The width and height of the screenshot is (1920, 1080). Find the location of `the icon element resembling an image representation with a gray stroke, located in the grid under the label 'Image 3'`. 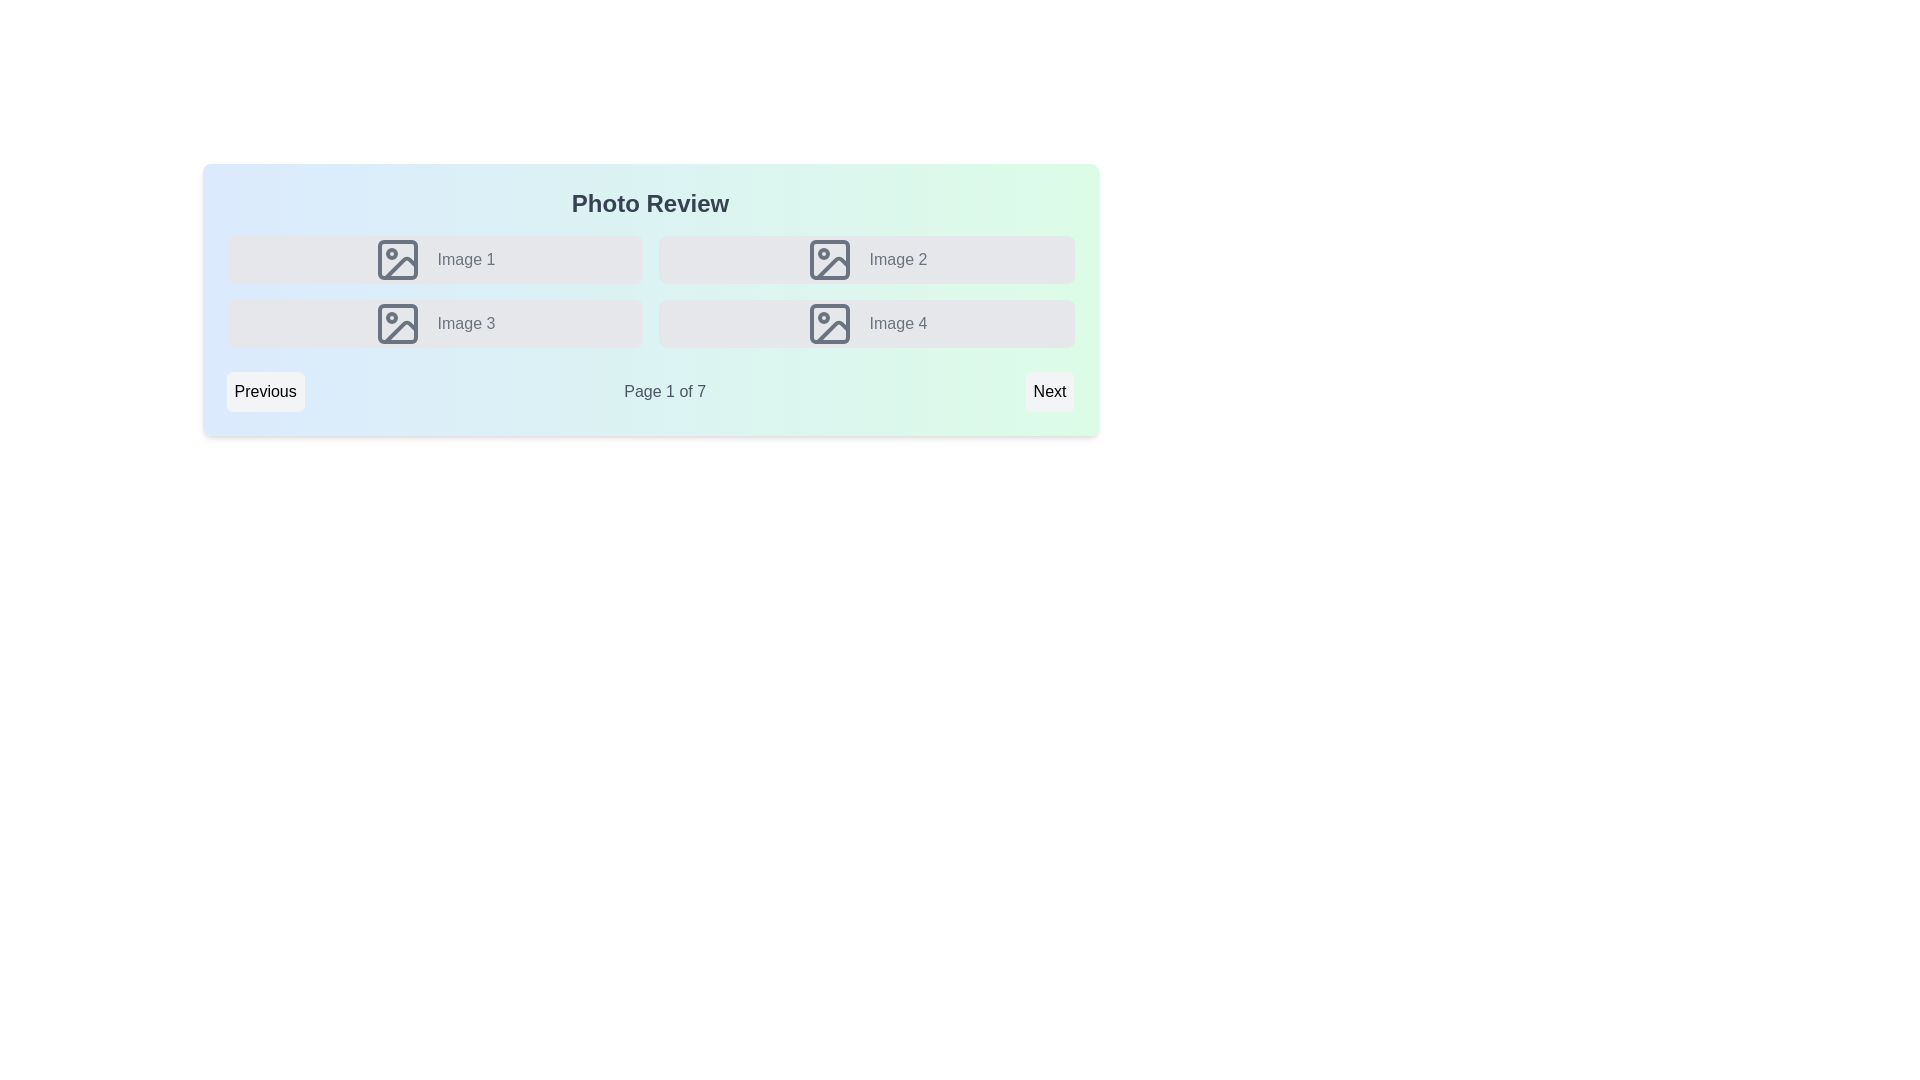

the icon element resembling an image representation with a gray stroke, located in the grid under the label 'Image 3' is located at coordinates (397, 323).